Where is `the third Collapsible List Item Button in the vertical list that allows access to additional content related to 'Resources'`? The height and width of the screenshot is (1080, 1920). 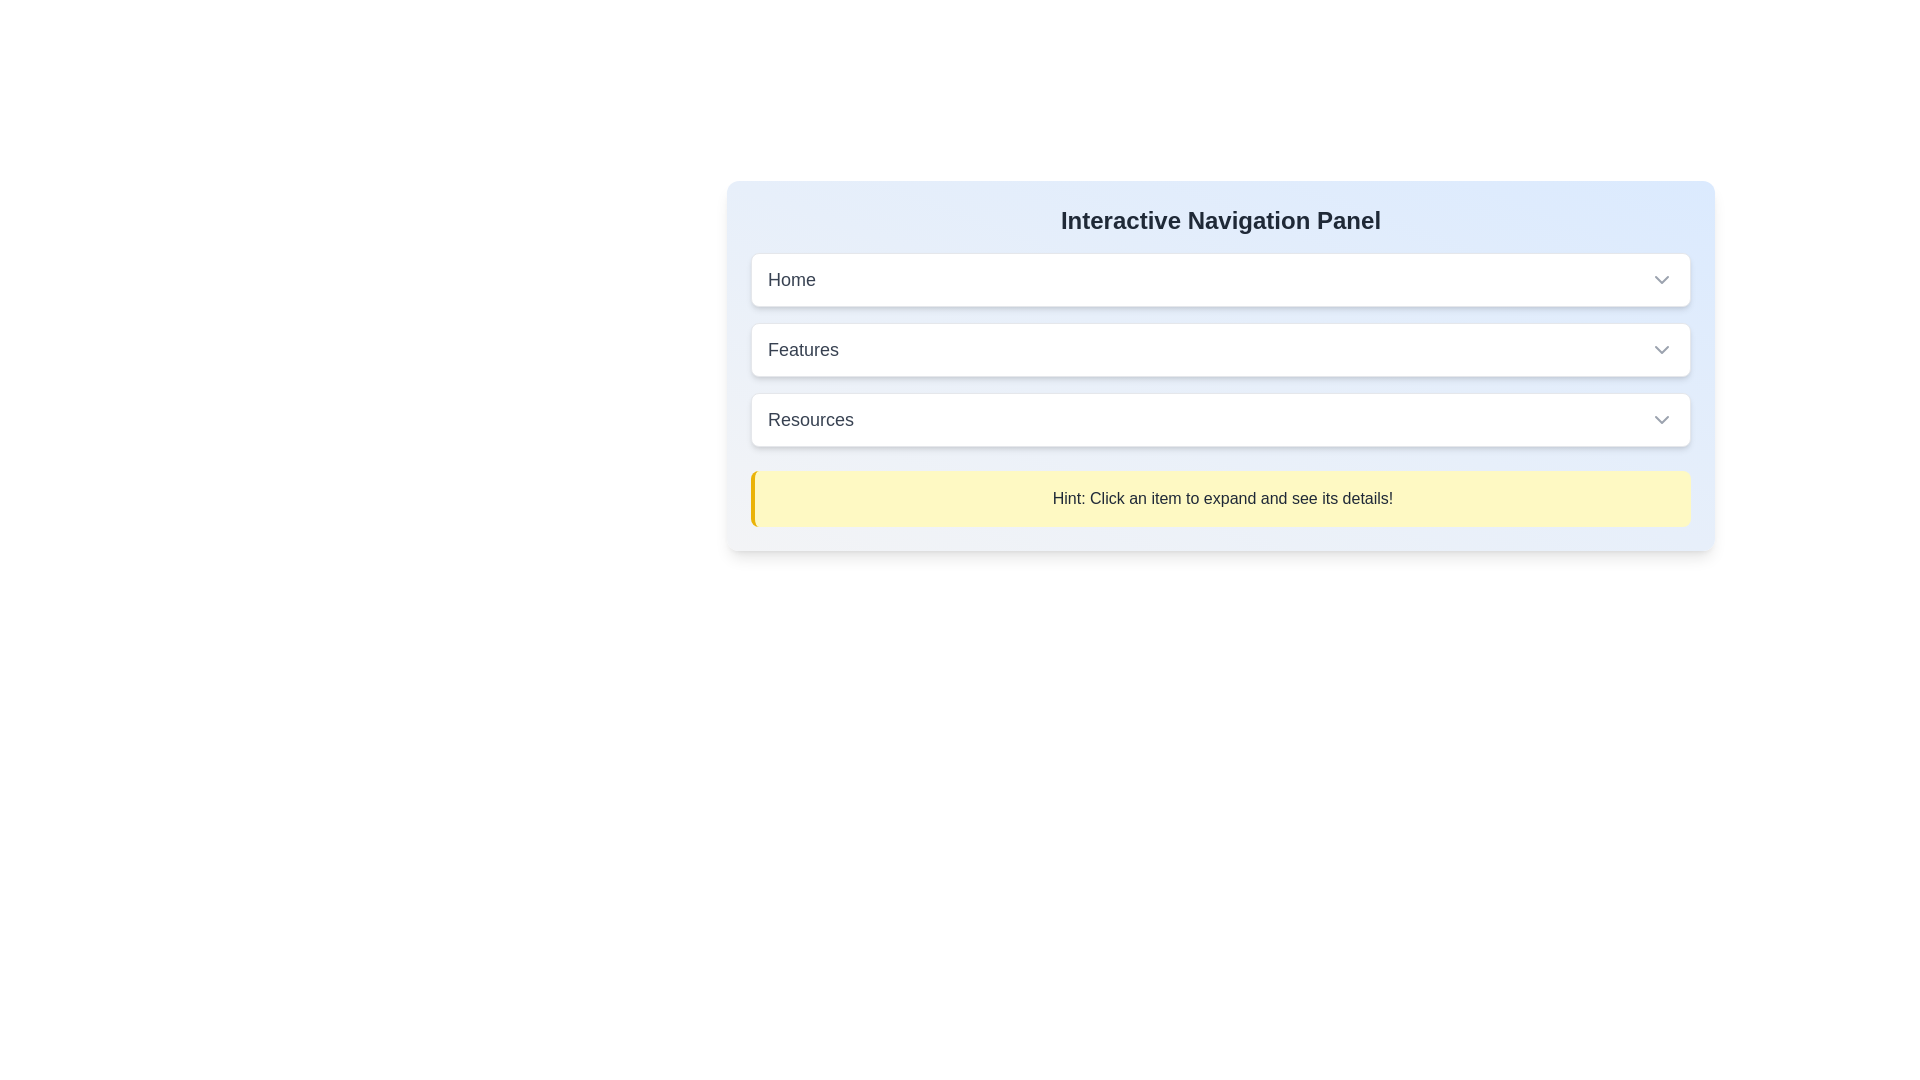 the third Collapsible List Item Button in the vertical list that allows access to additional content related to 'Resources' is located at coordinates (1219, 419).